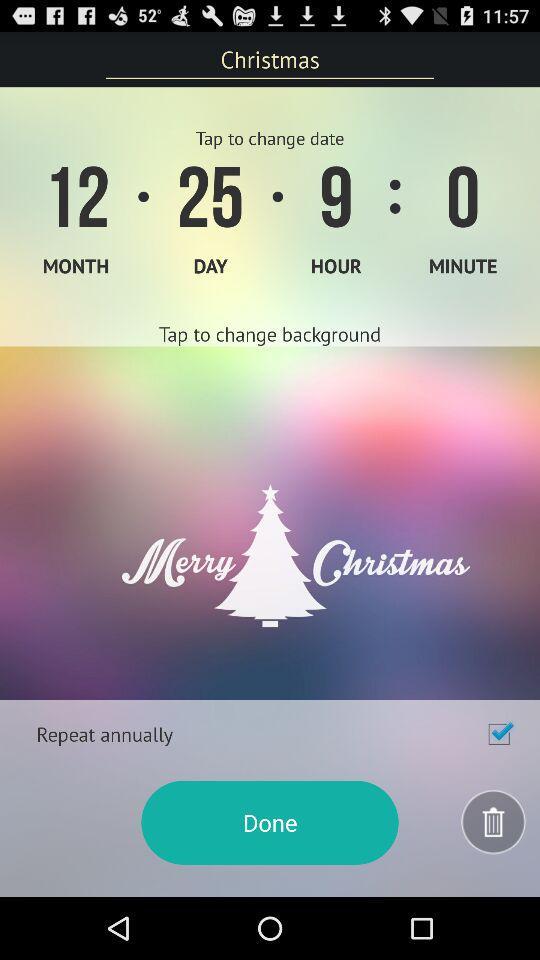 The height and width of the screenshot is (960, 540). Describe the element at coordinates (498, 733) in the screenshot. I see `the icon next to repeat annually item` at that location.